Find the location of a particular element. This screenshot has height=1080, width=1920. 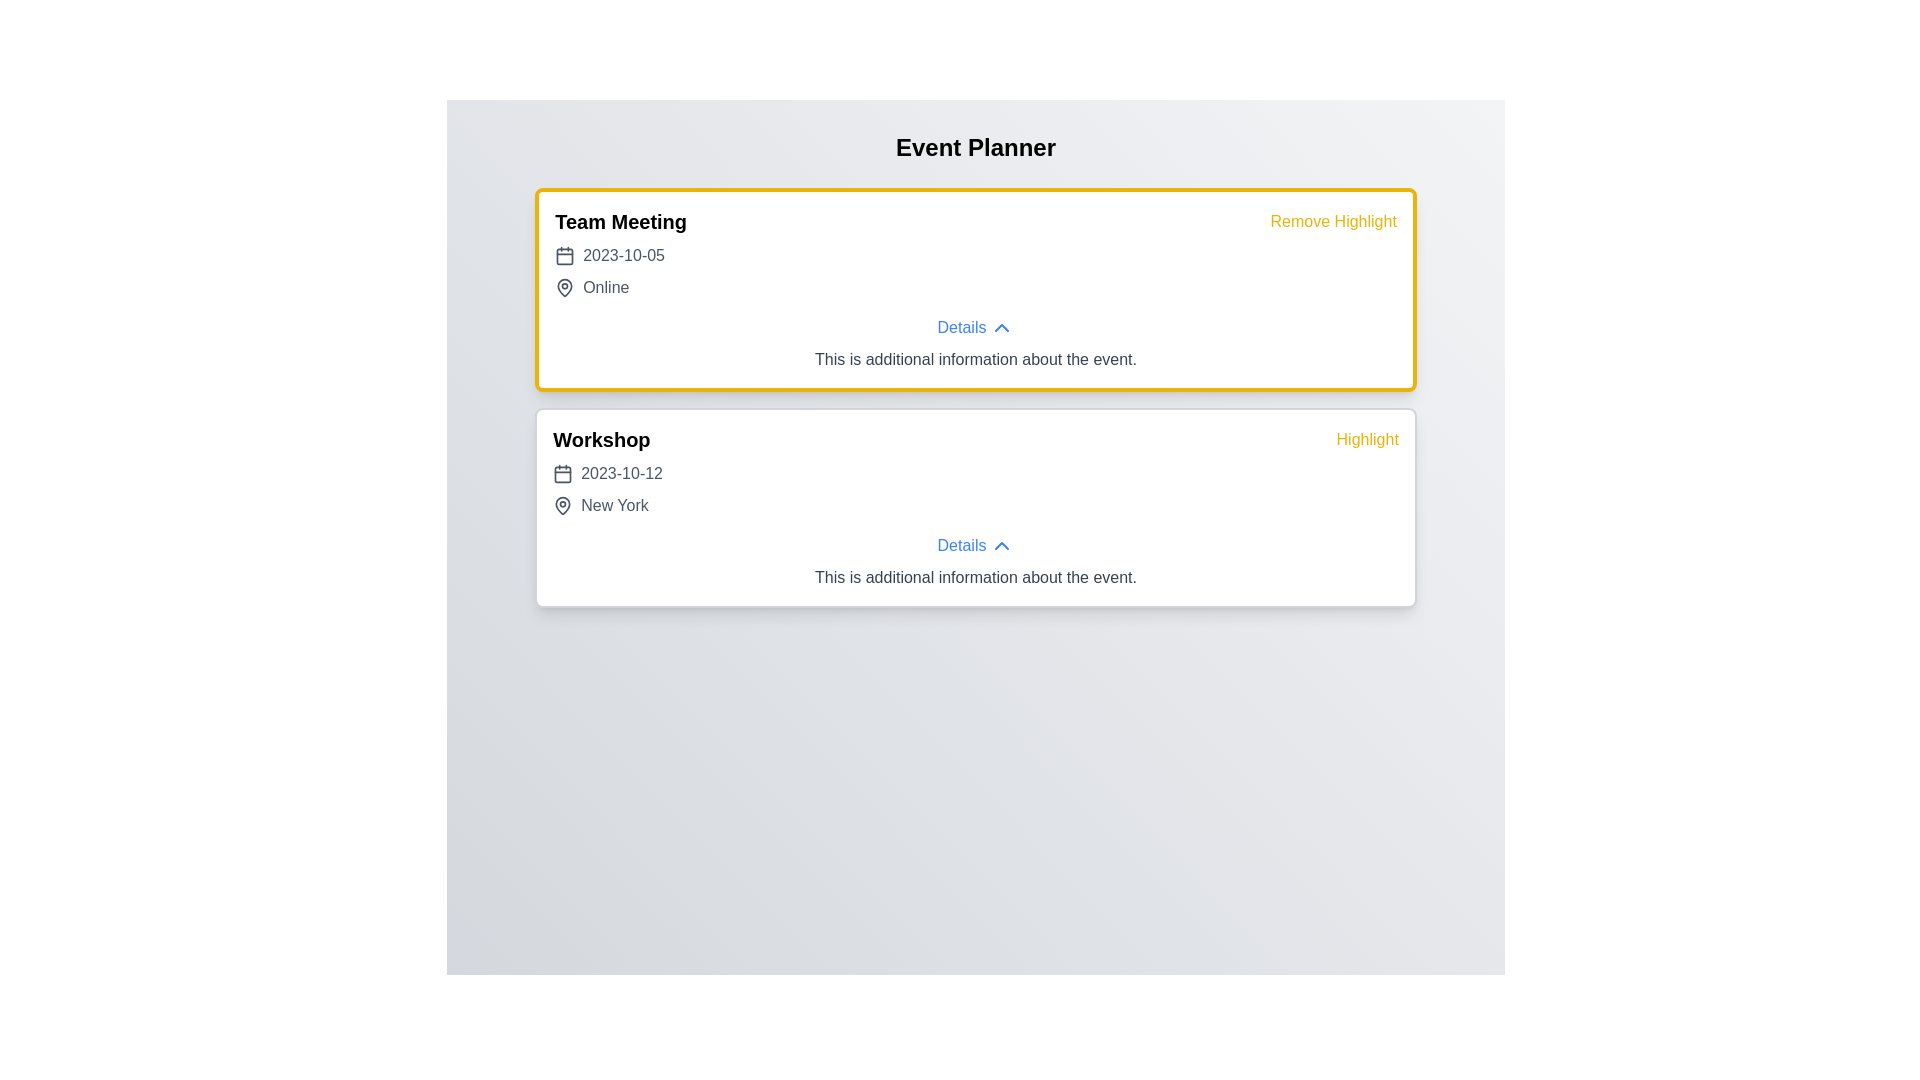

the static text label located at the bottom of the 'Workshop' card, which provides supplementary information about the event is located at coordinates (975, 578).